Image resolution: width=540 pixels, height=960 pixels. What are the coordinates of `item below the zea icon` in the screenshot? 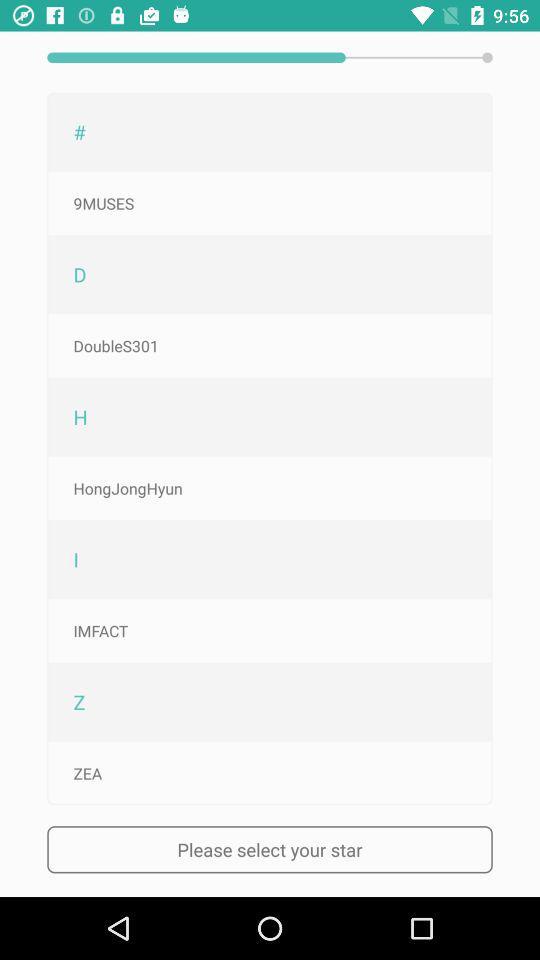 It's located at (270, 848).